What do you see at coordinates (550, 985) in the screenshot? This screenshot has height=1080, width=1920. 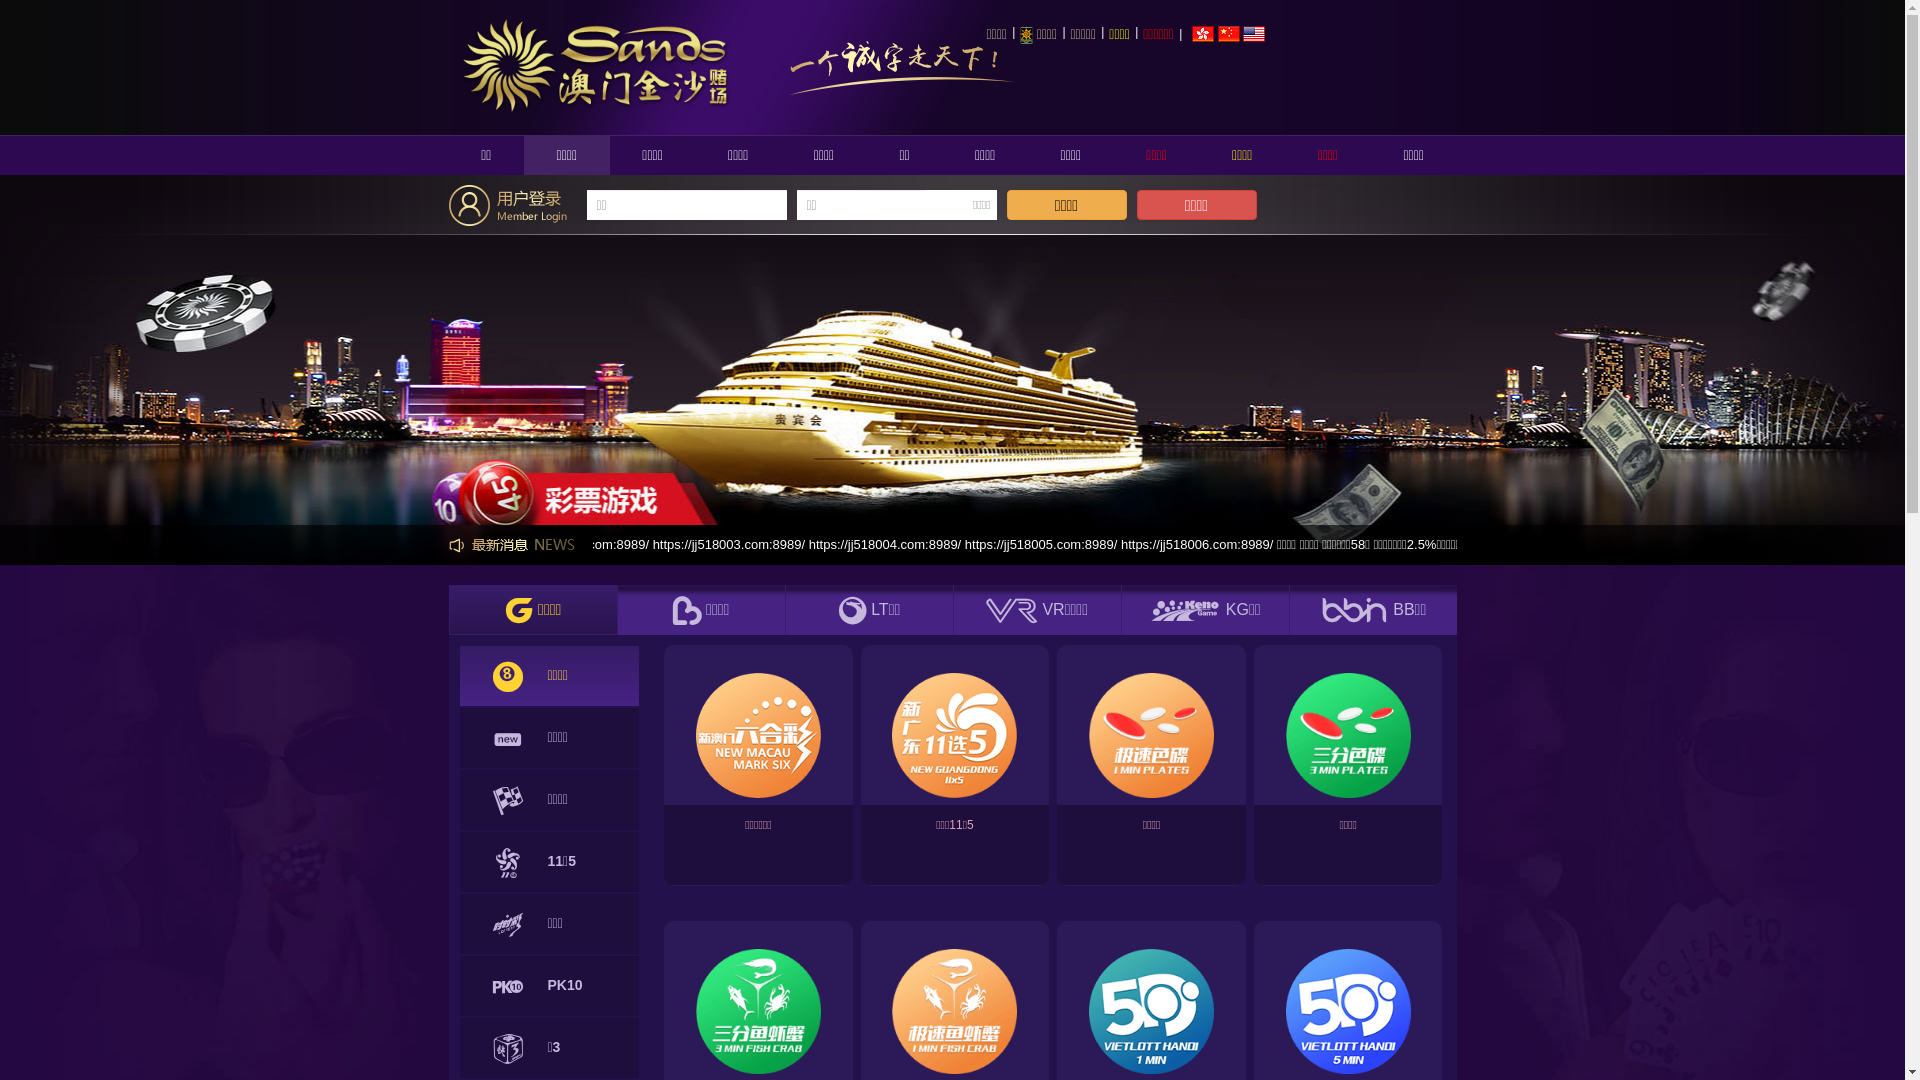 I see `'PK10'` at bounding box center [550, 985].